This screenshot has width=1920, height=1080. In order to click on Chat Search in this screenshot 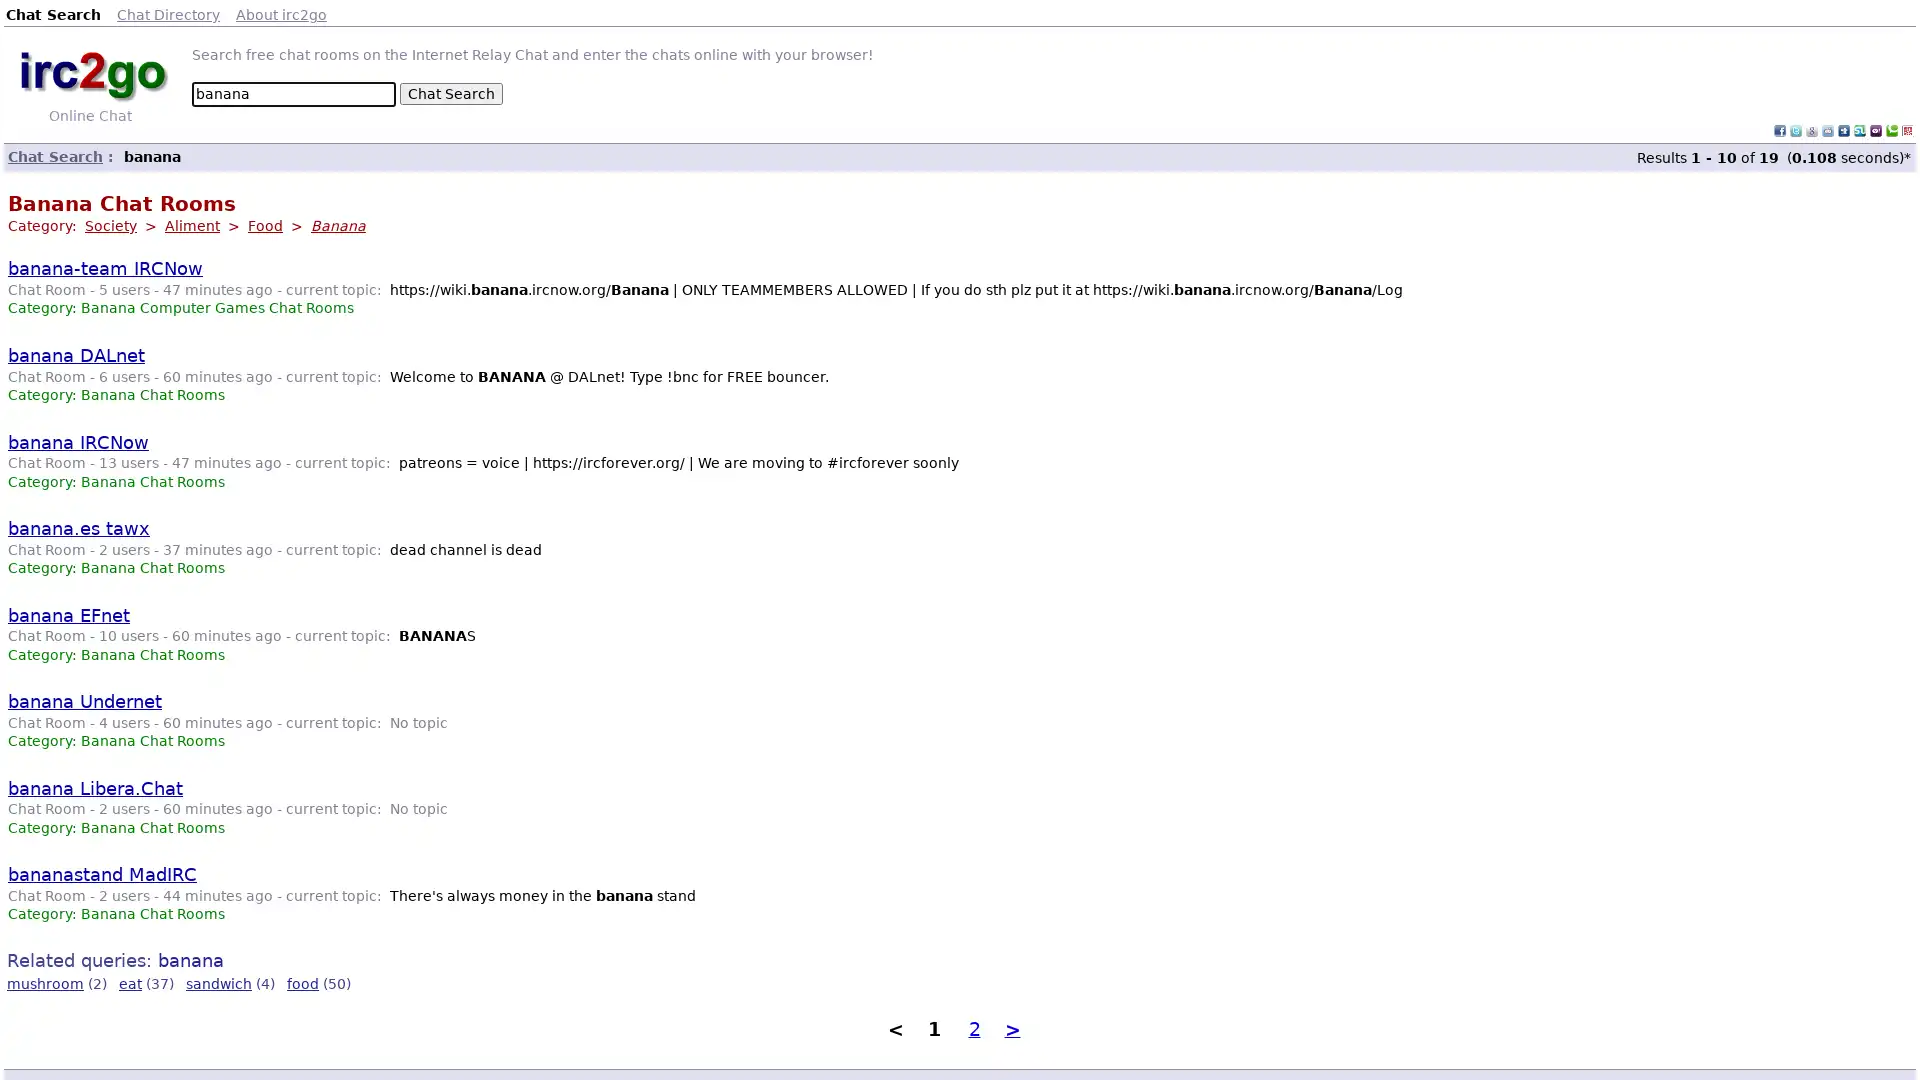, I will do `click(450, 93)`.